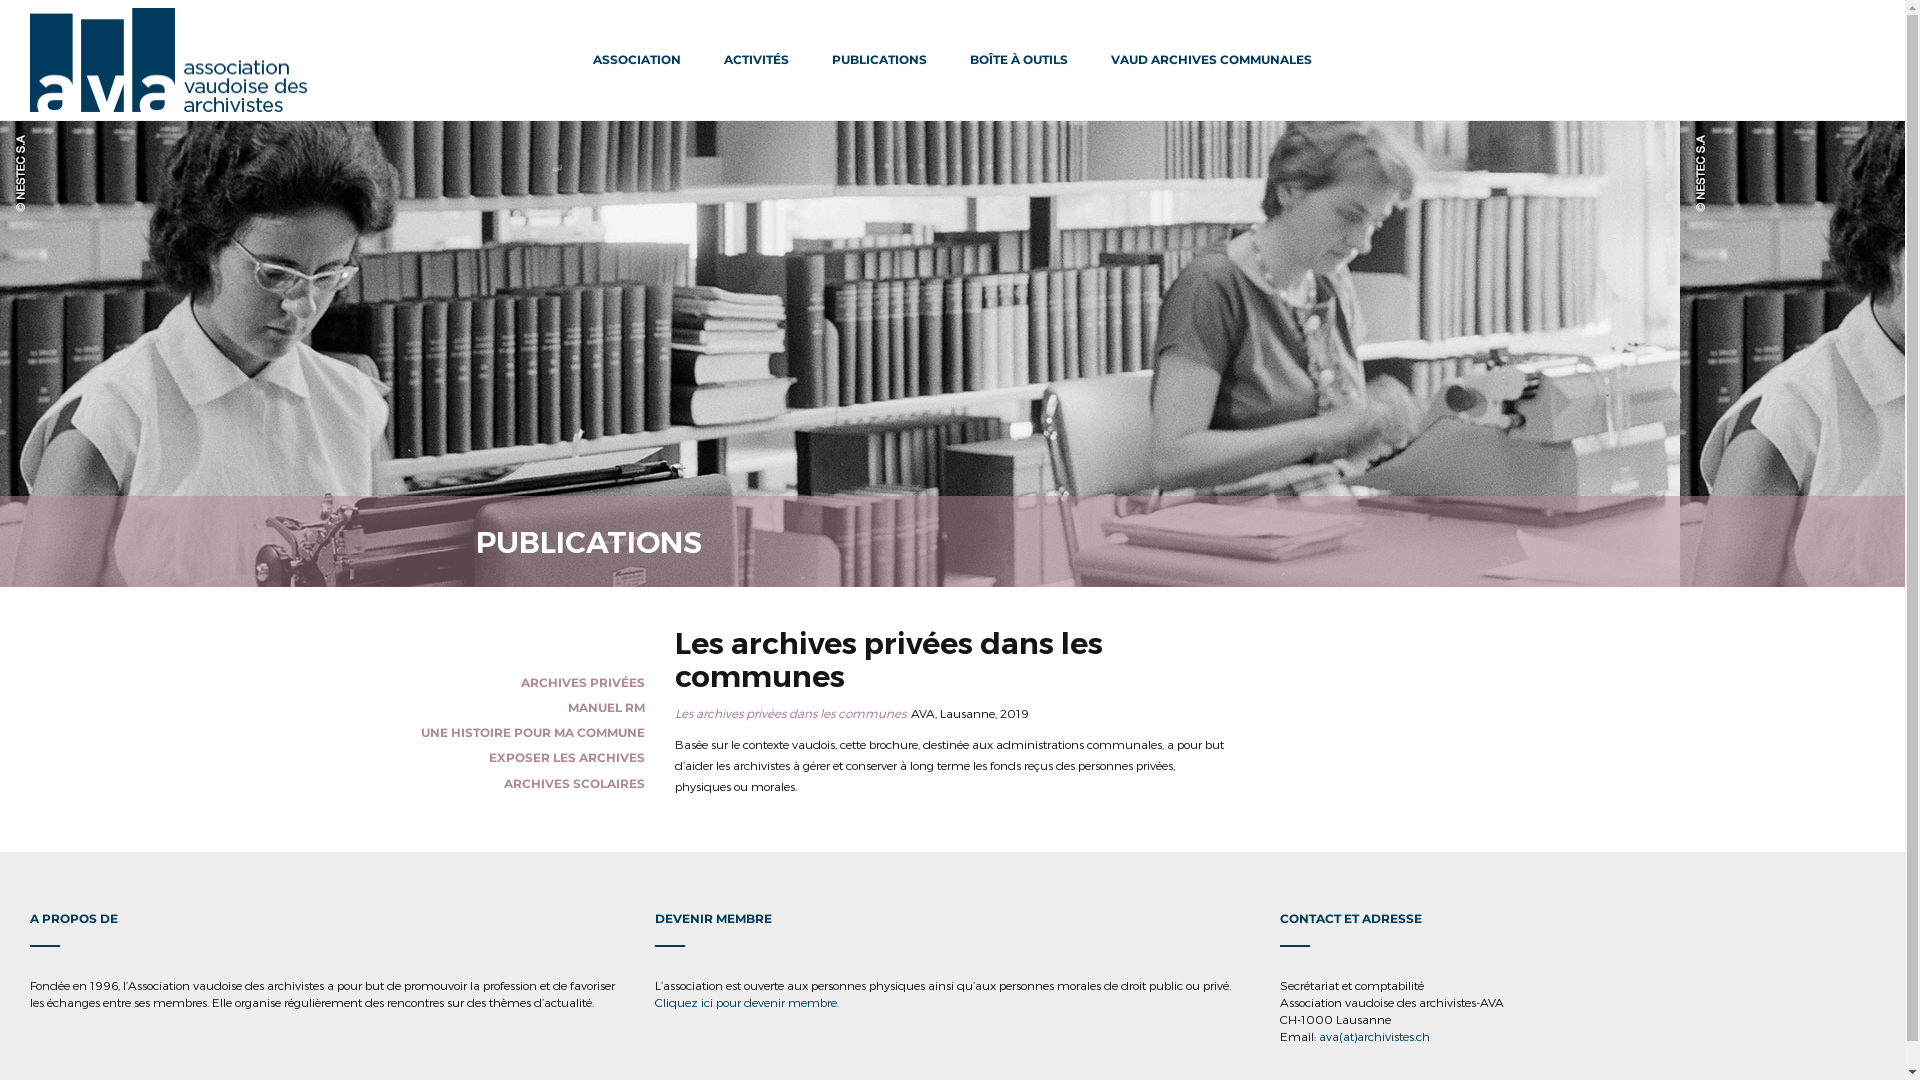 This screenshot has height=1080, width=1920. I want to click on 'MANUEL RM', so click(605, 706).